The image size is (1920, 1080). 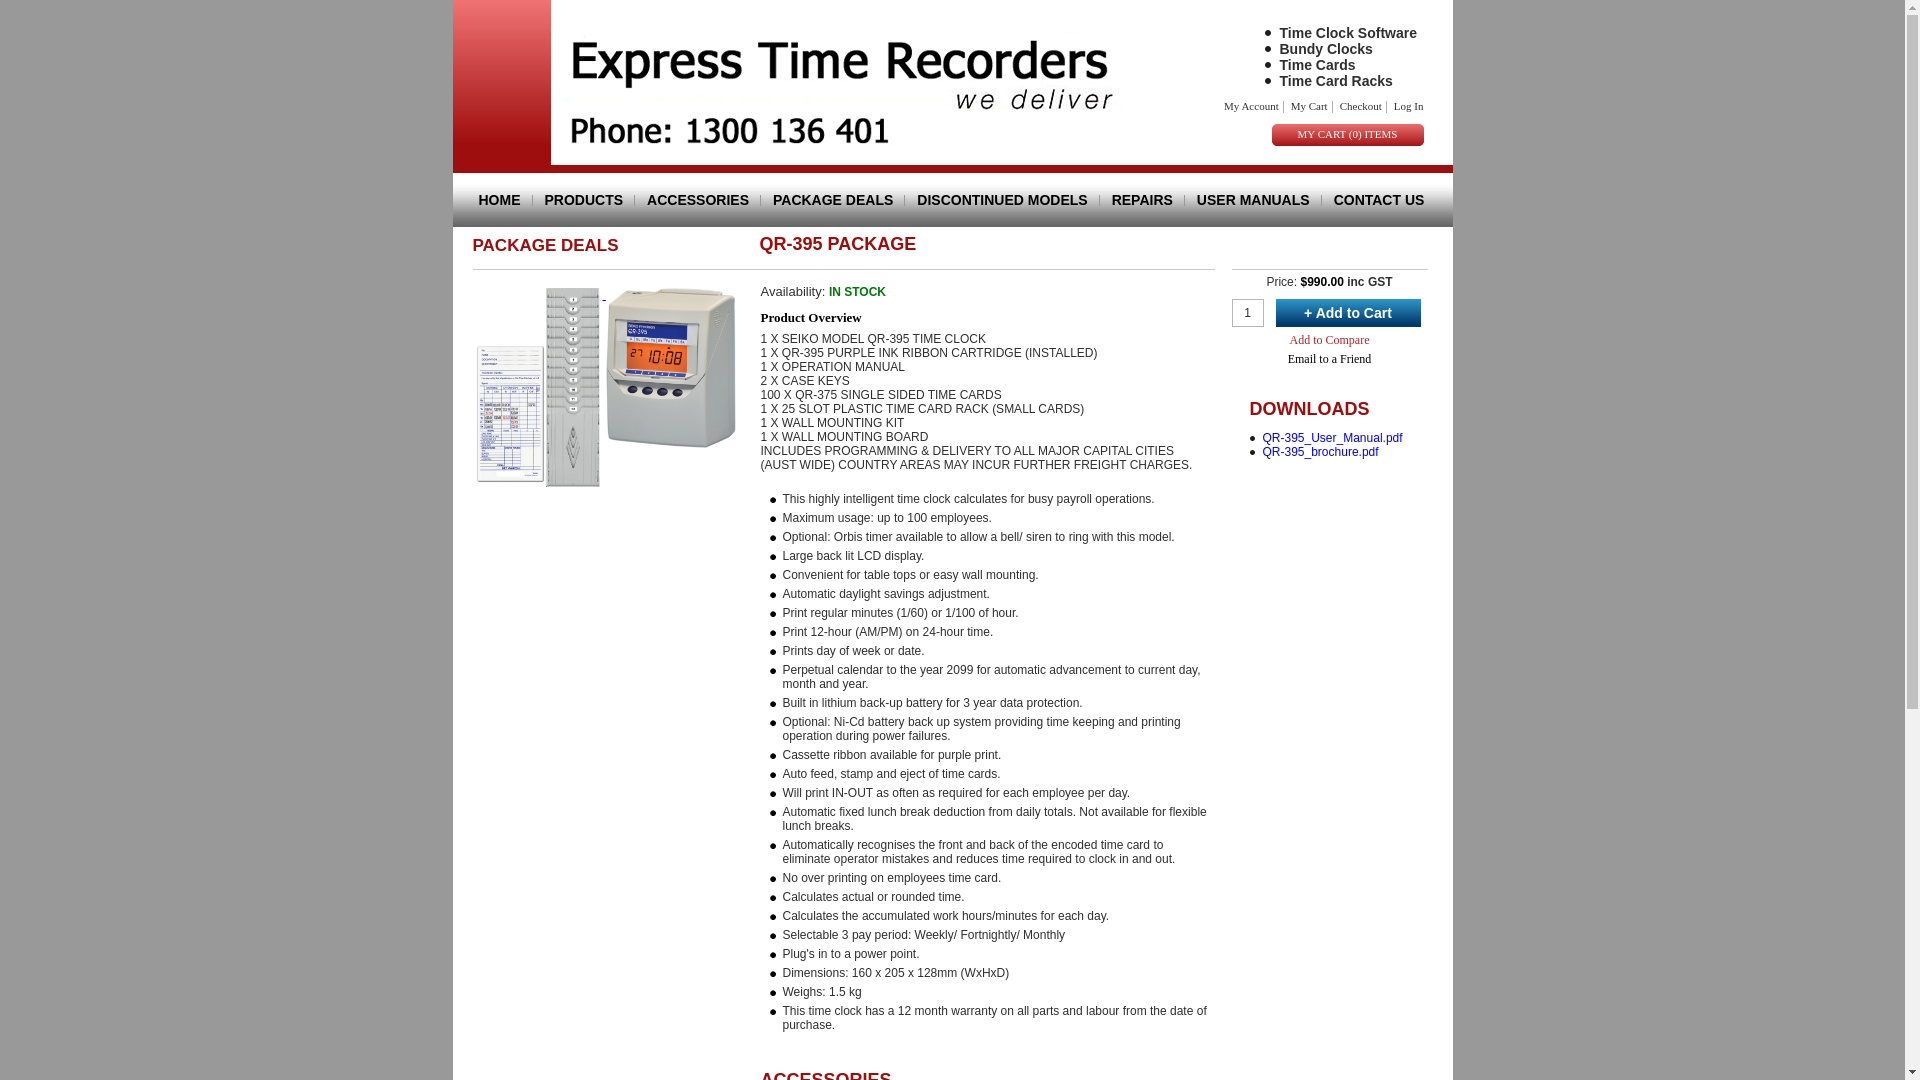 What do you see at coordinates (1372, 200) in the screenshot?
I see `'CONTACT US'` at bounding box center [1372, 200].